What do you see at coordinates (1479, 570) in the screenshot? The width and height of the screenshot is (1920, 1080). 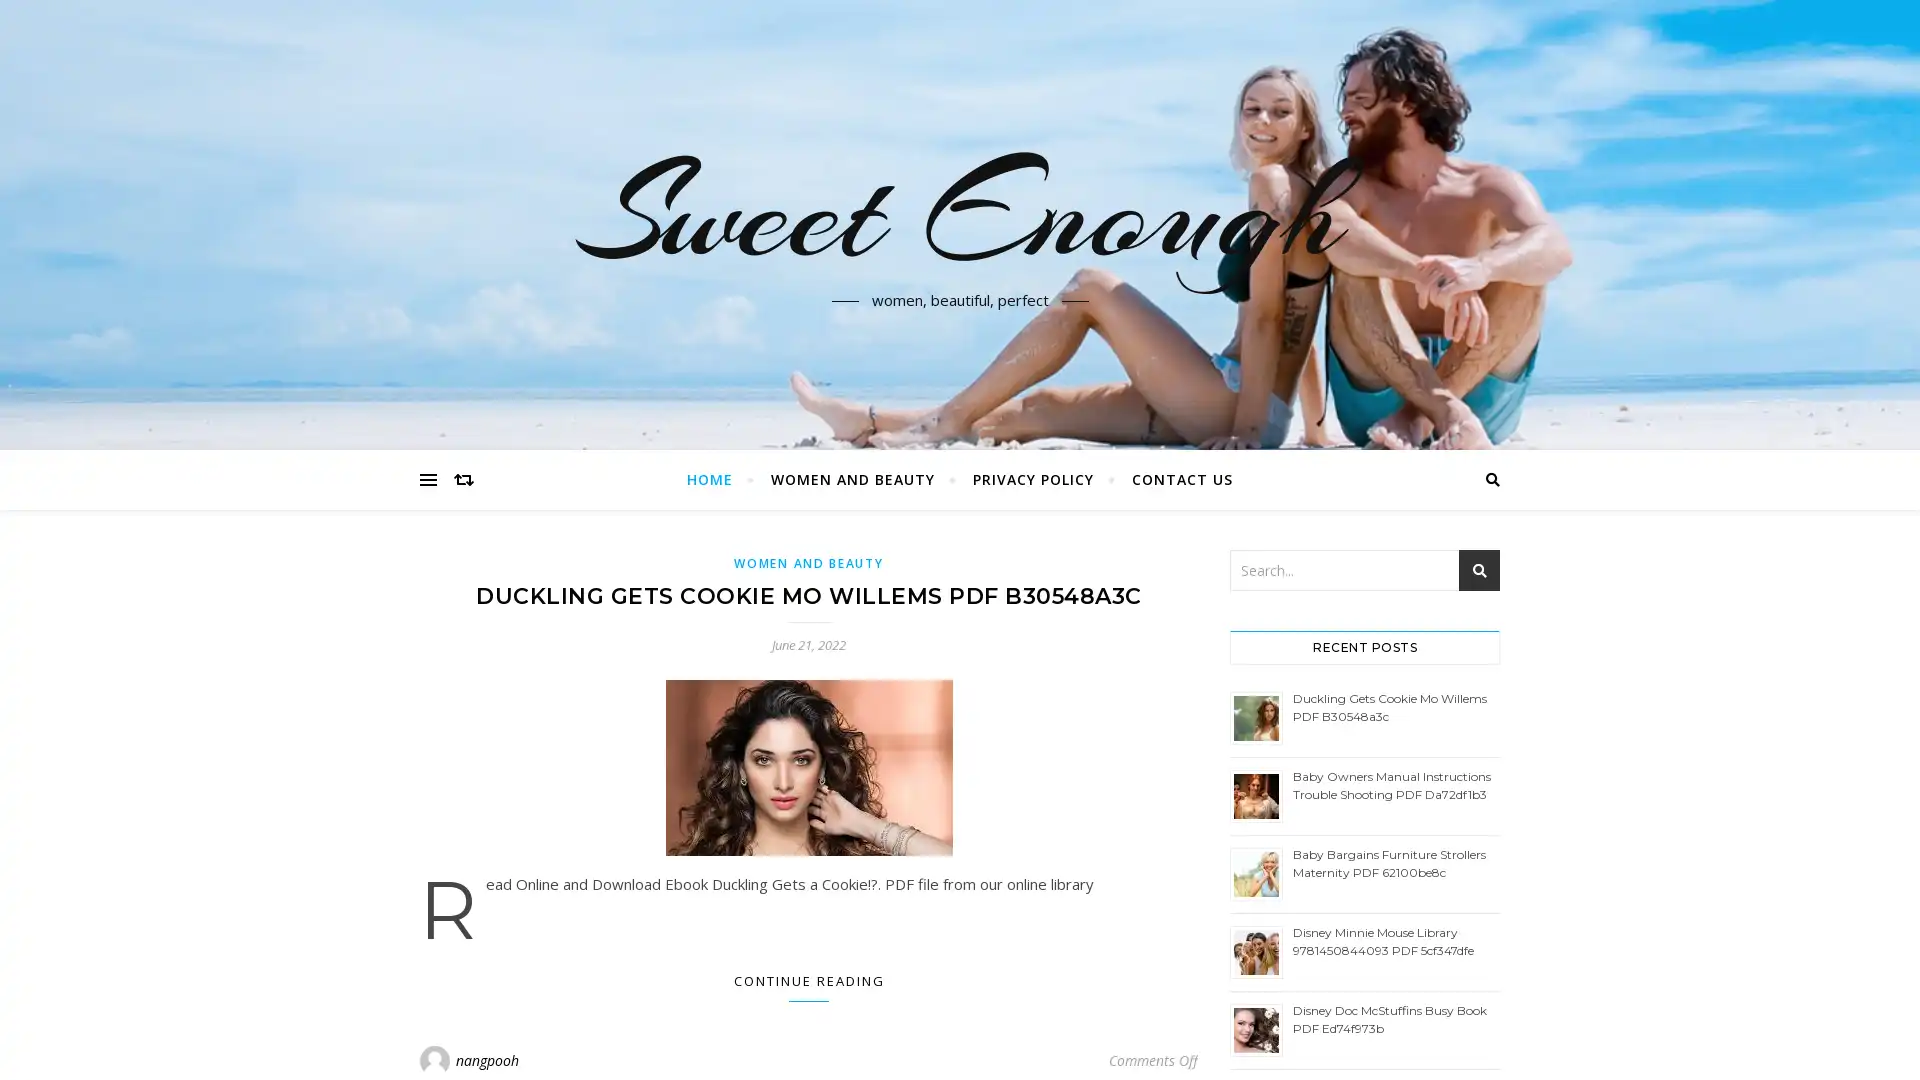 I see `st` at bounding box center [1479, 570].